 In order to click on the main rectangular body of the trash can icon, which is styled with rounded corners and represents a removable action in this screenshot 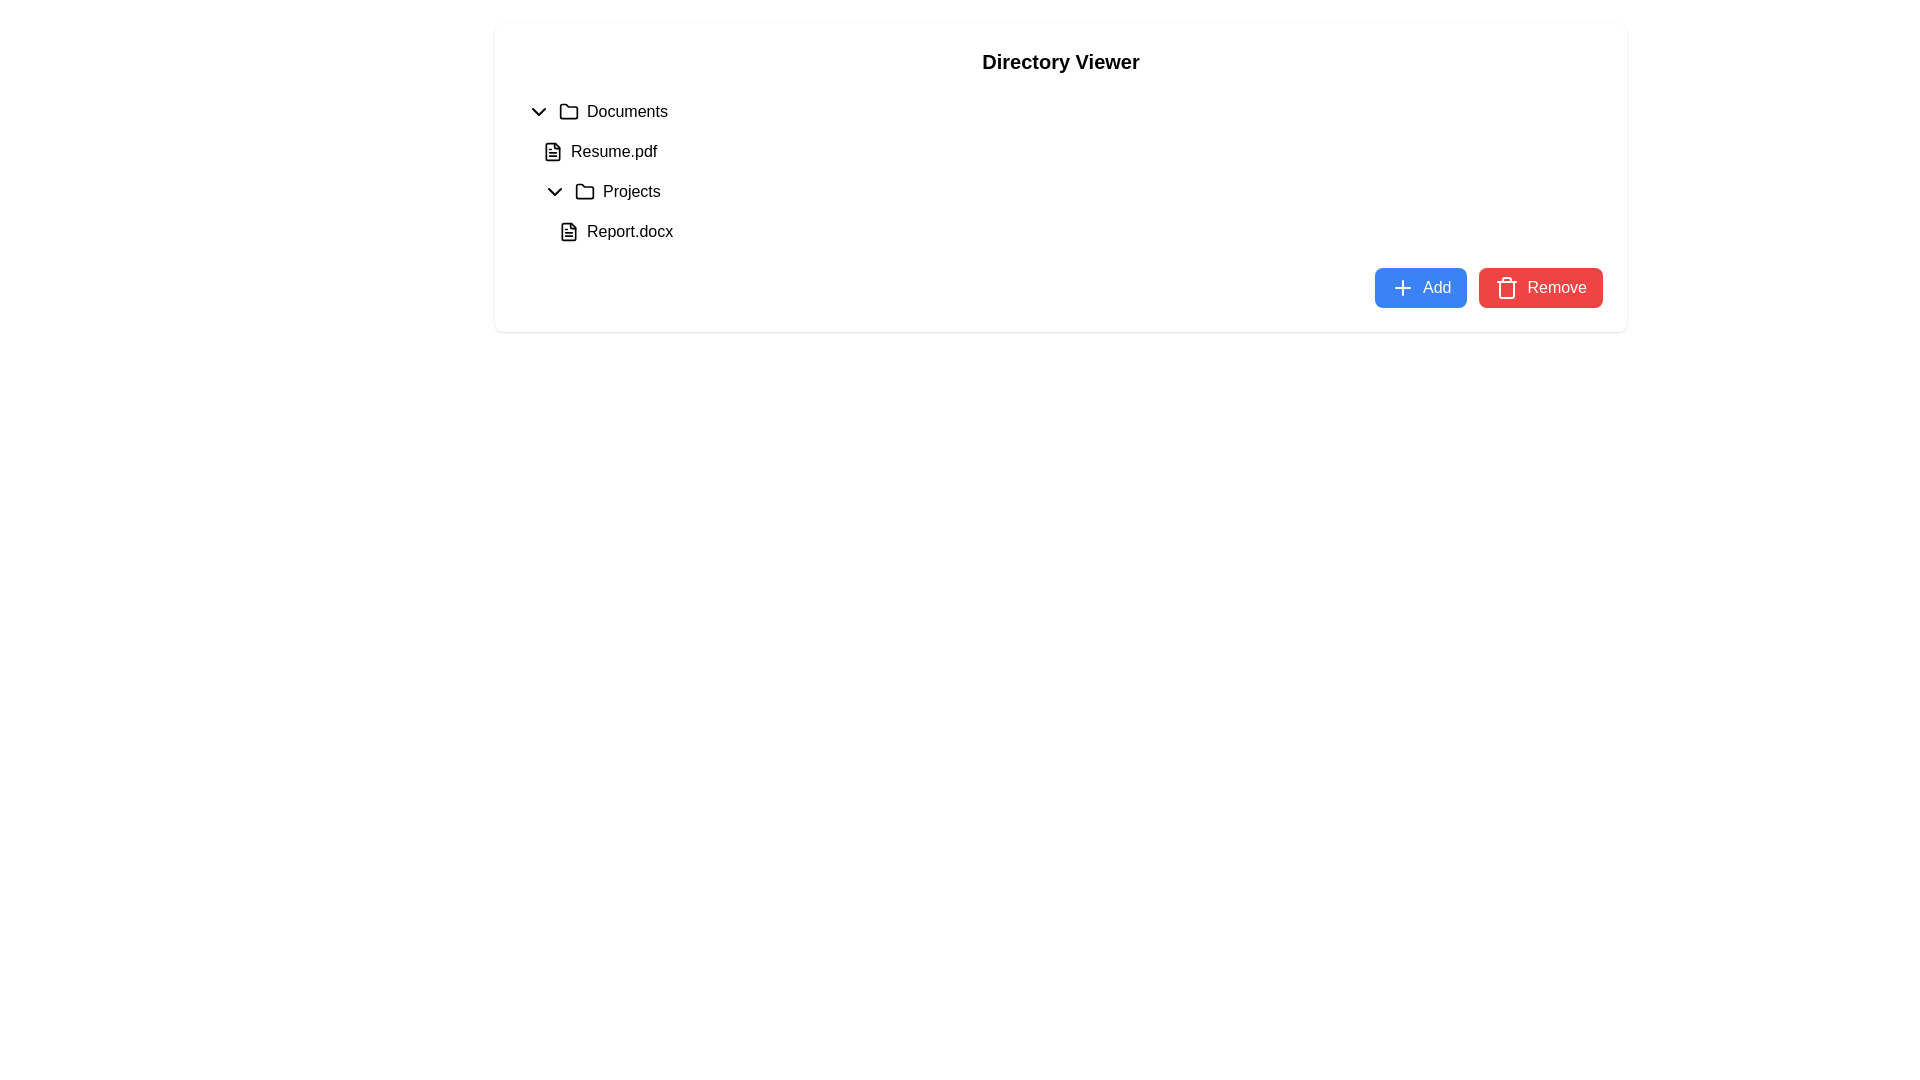, I will do `click(1507, 289)`.